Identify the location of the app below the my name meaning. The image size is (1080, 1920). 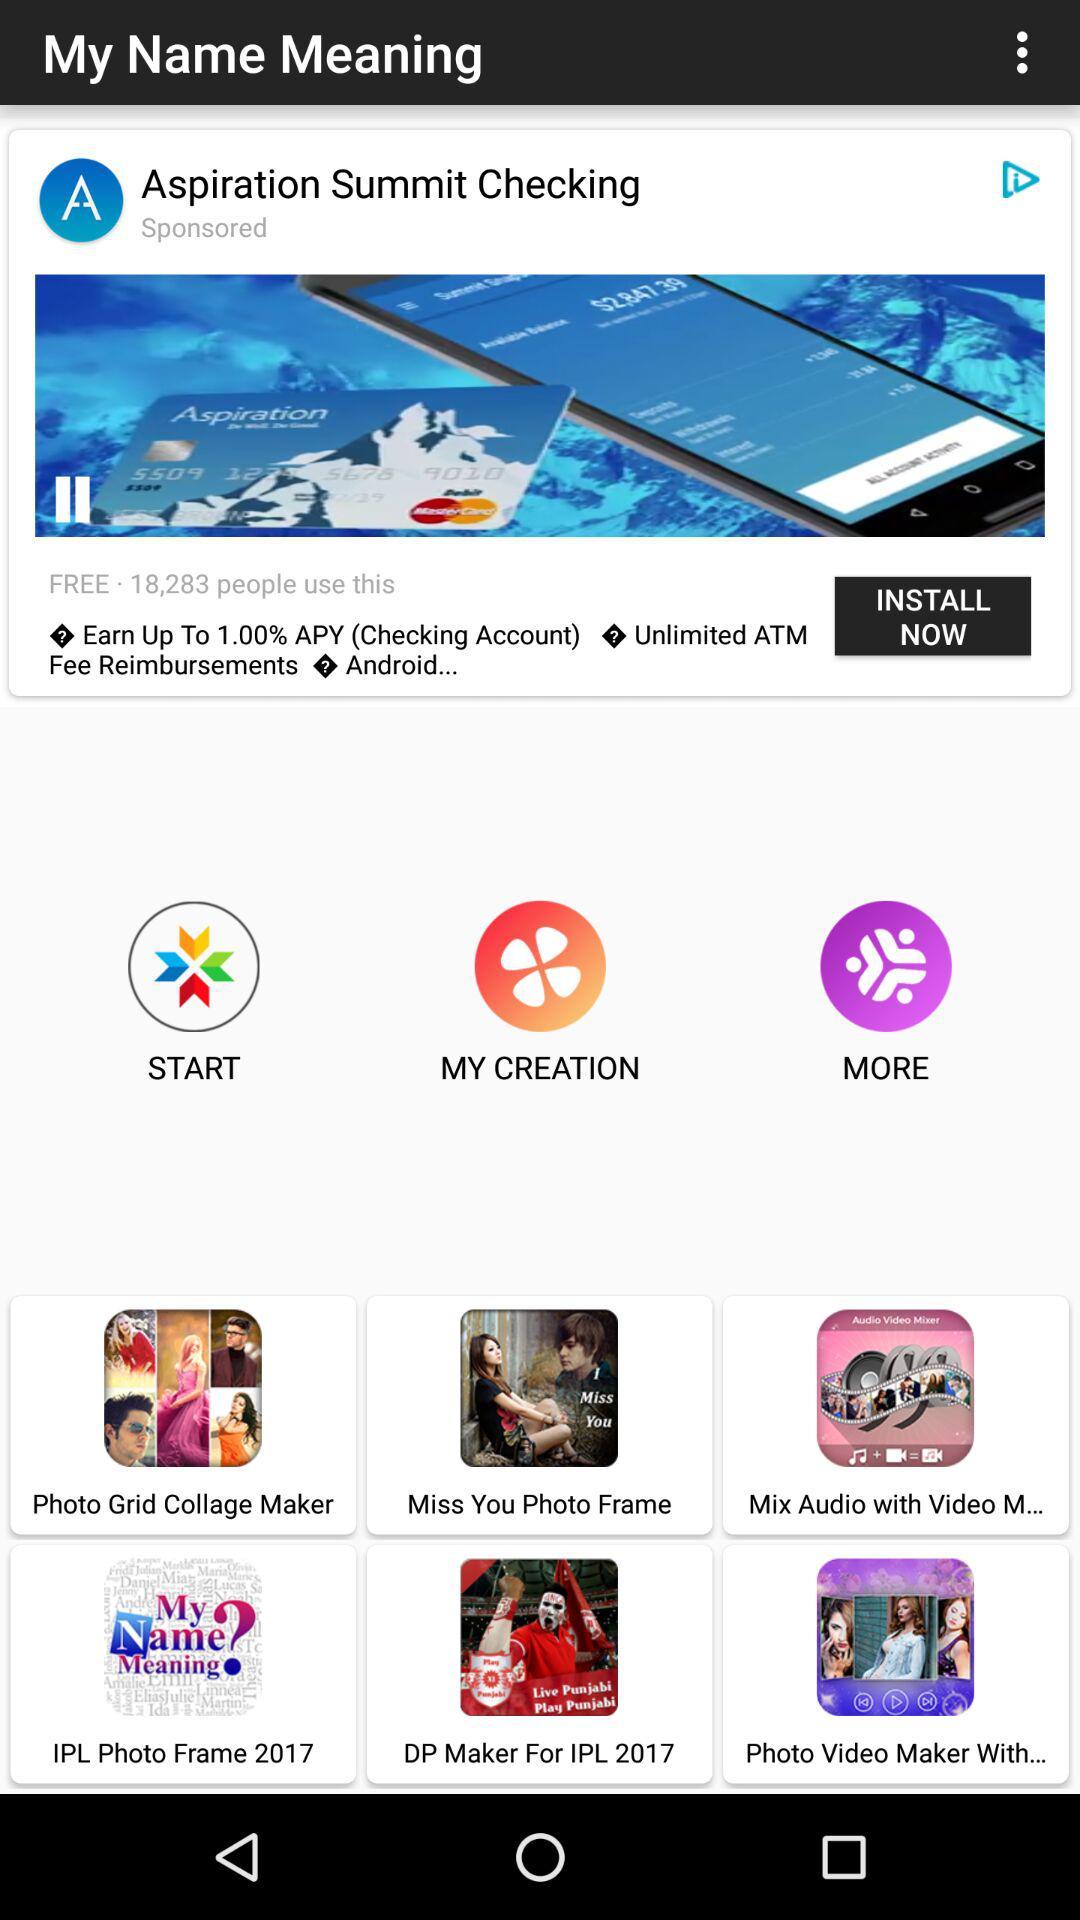
(391, 182).